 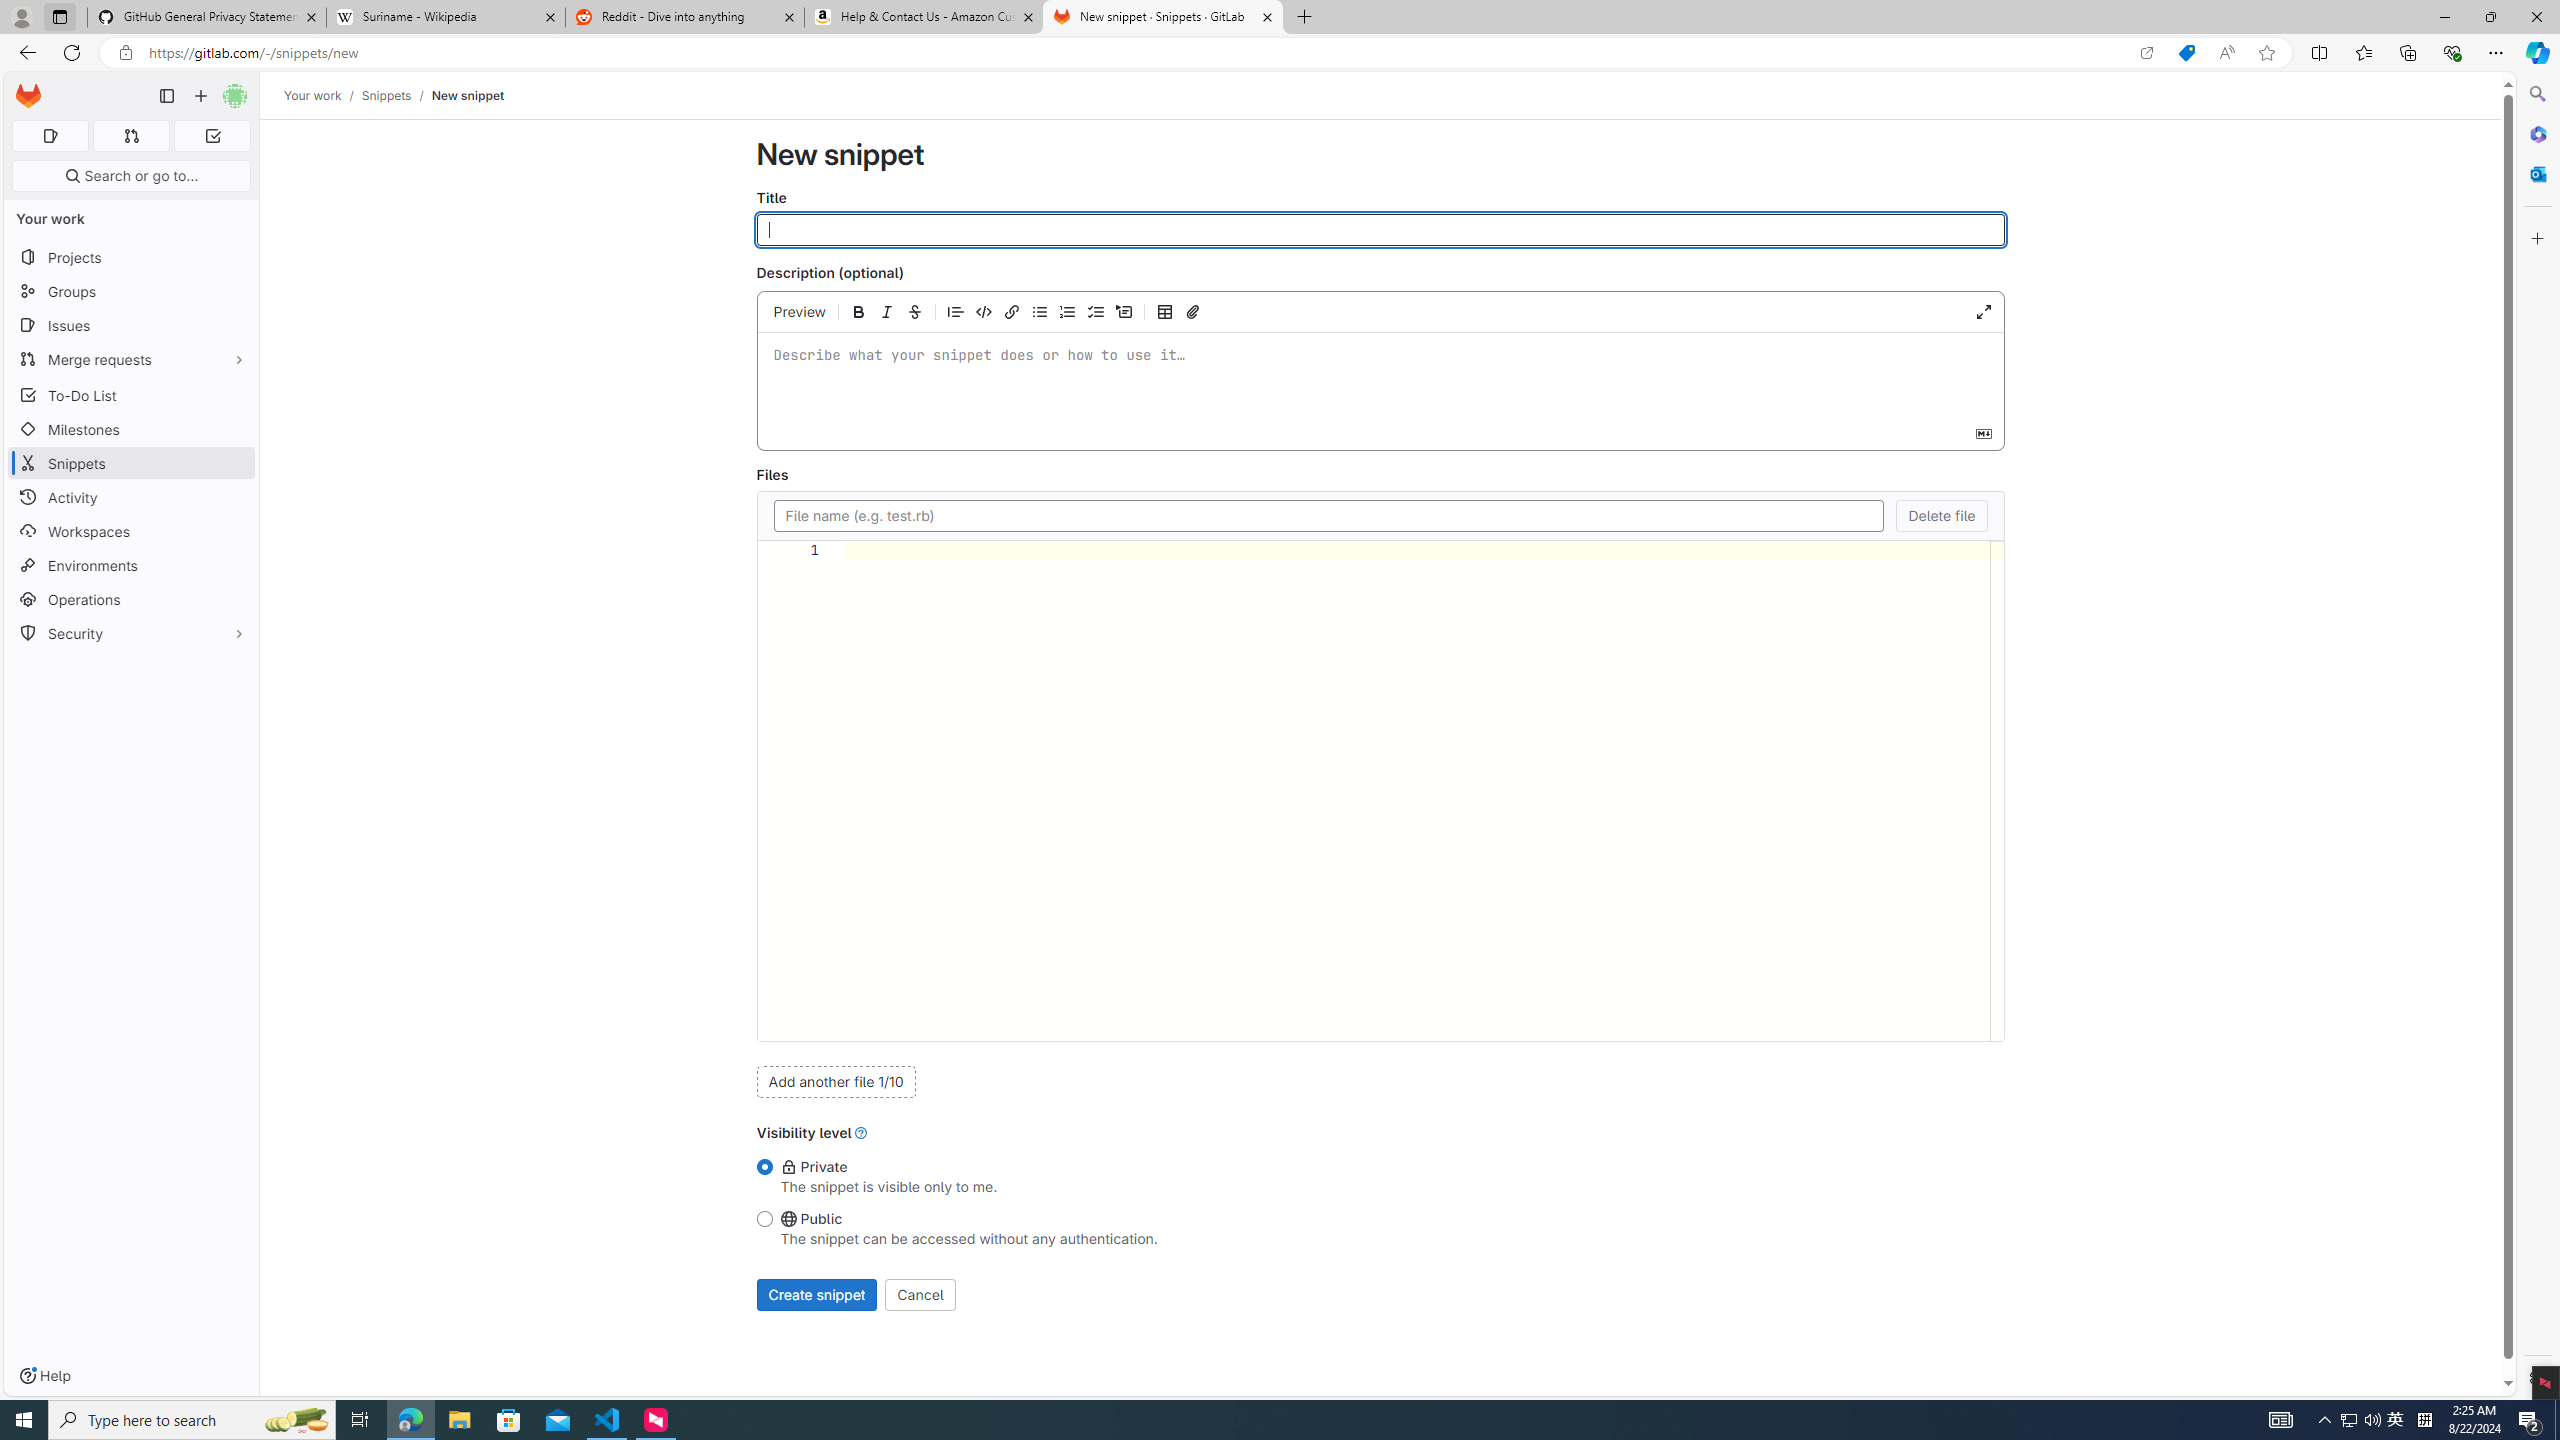 I want to click on 'Snippets', so click(x=386, y=95).